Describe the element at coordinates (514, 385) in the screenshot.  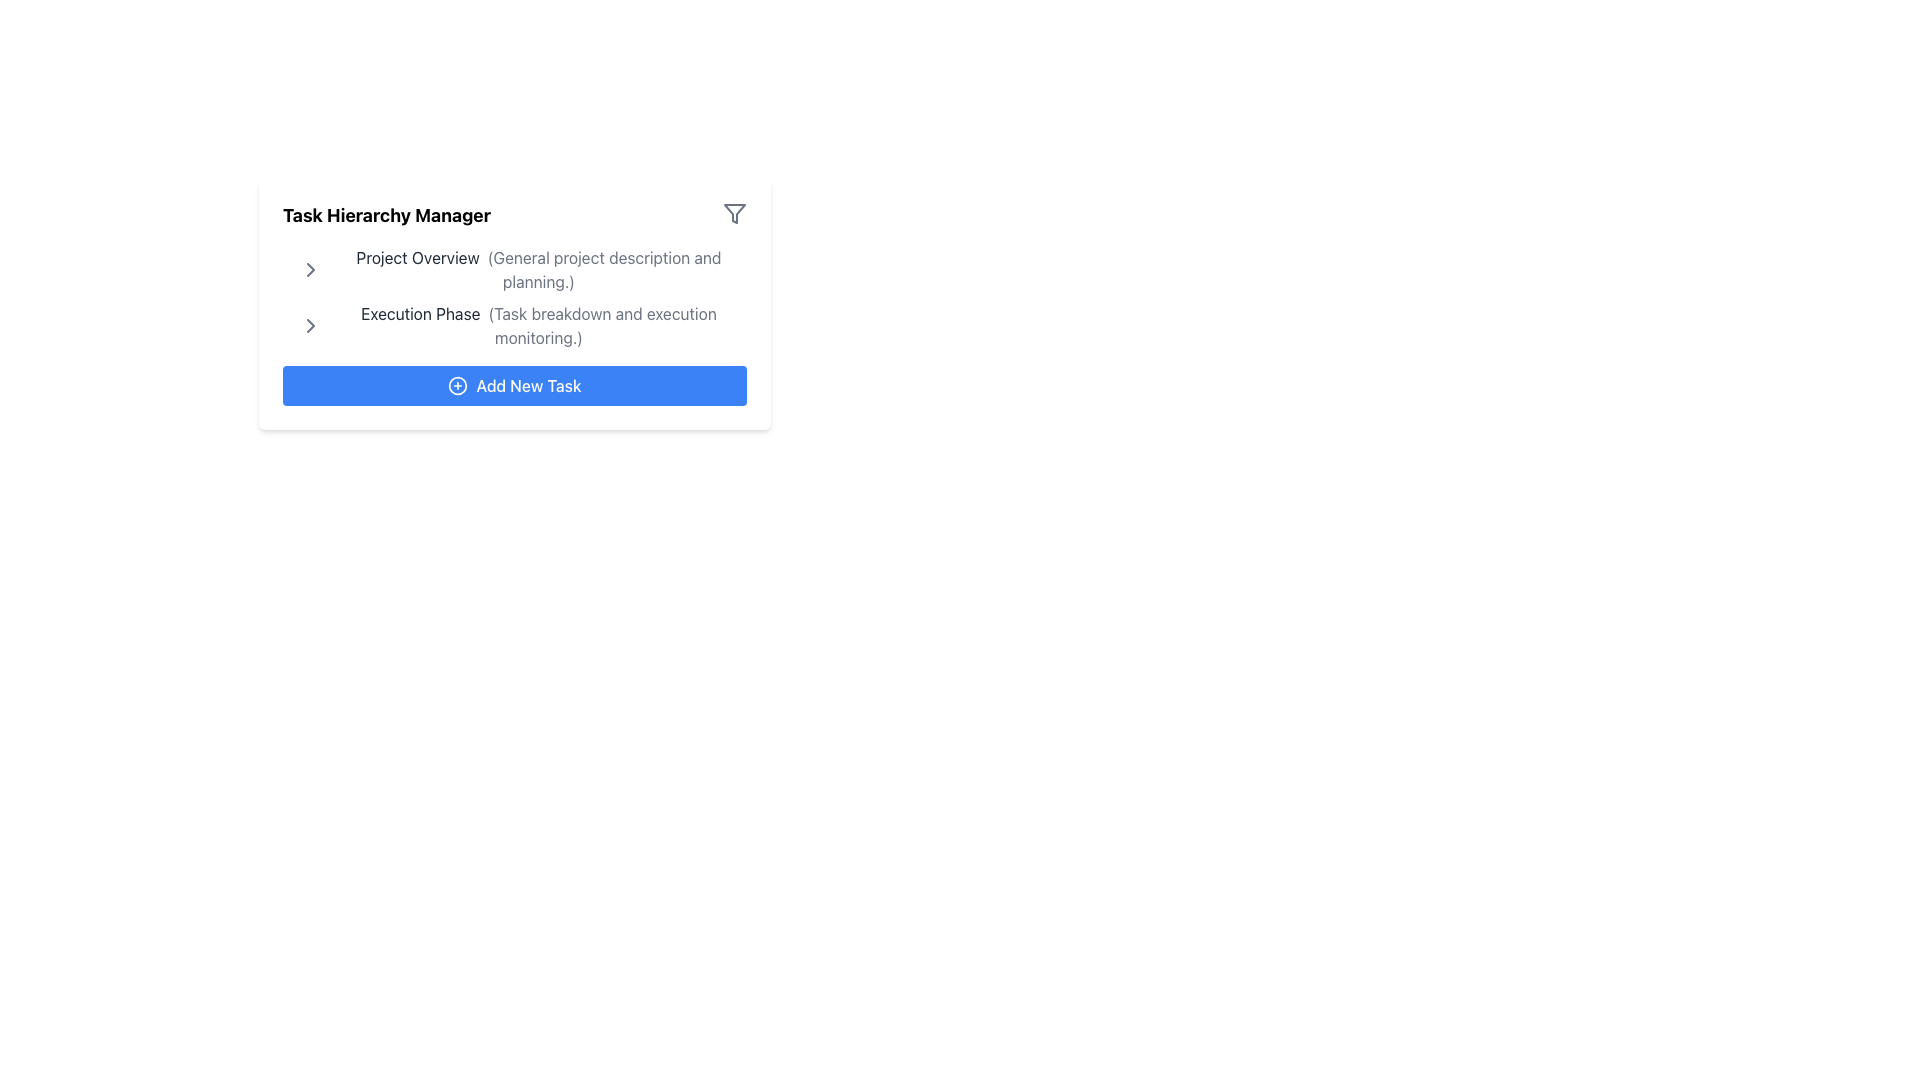
I see `the 'Add New Task' button with a blue background and white text` at that location.